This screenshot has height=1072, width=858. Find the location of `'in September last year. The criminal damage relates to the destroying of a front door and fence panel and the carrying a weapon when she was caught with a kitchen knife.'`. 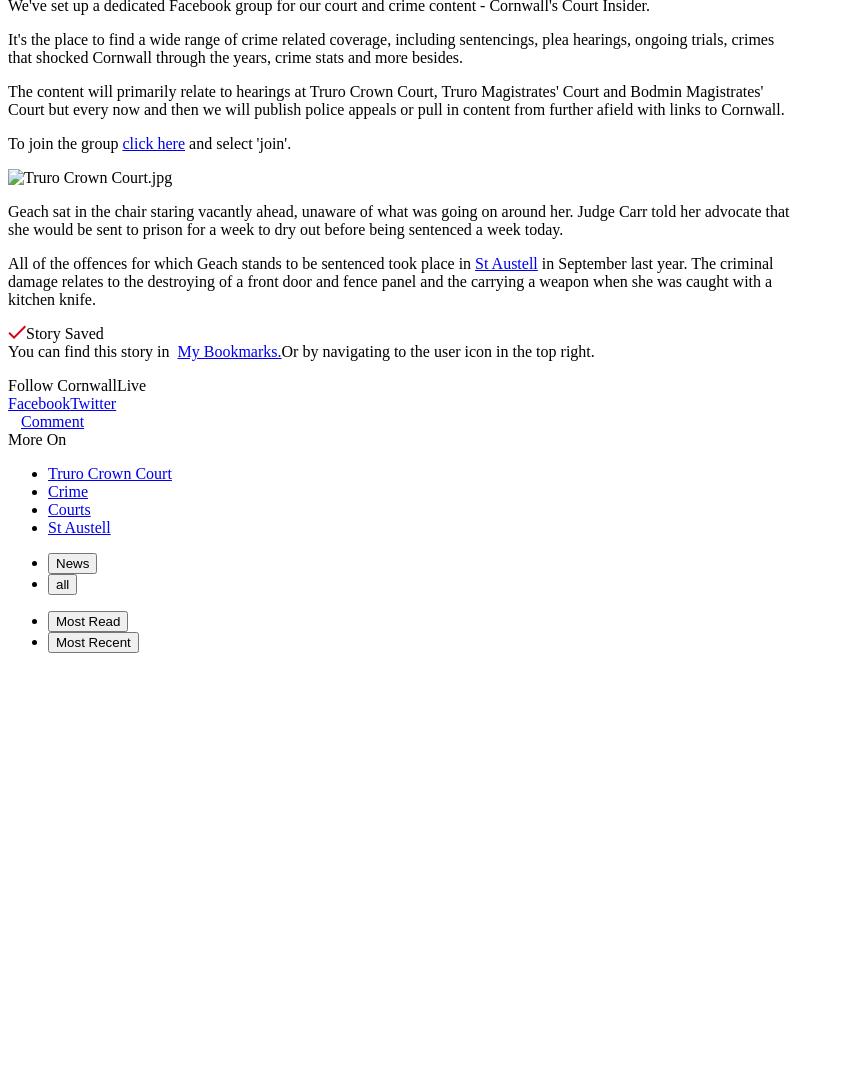

'in September last year. The criminal damage relates to the destroying of a front door and fence panel and the carrying a weapon when she was caught with a kitchen knife.' is located at coordinates (389, 280).